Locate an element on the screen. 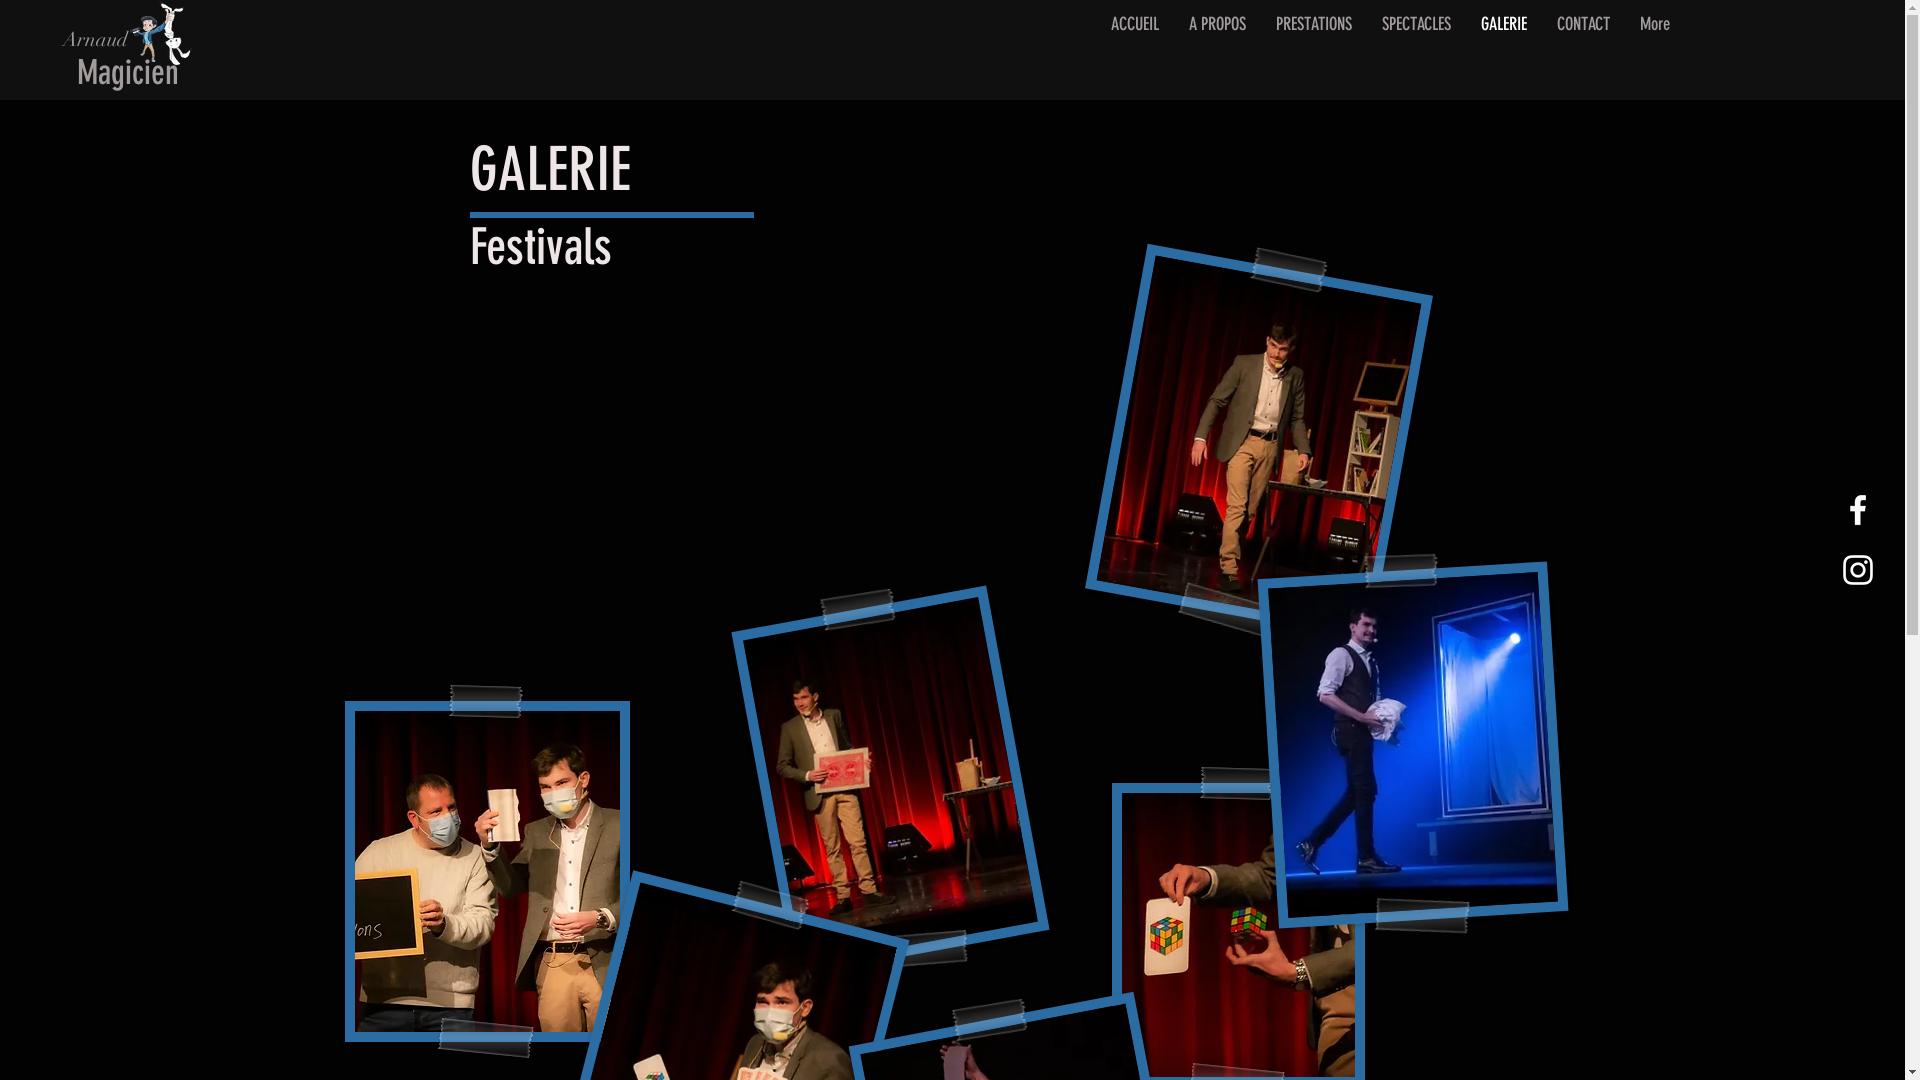 Image resolution: width=1920 pixels, height=1080 pixels. 'ACCUEIL' is located at coordinates (1134, 51).